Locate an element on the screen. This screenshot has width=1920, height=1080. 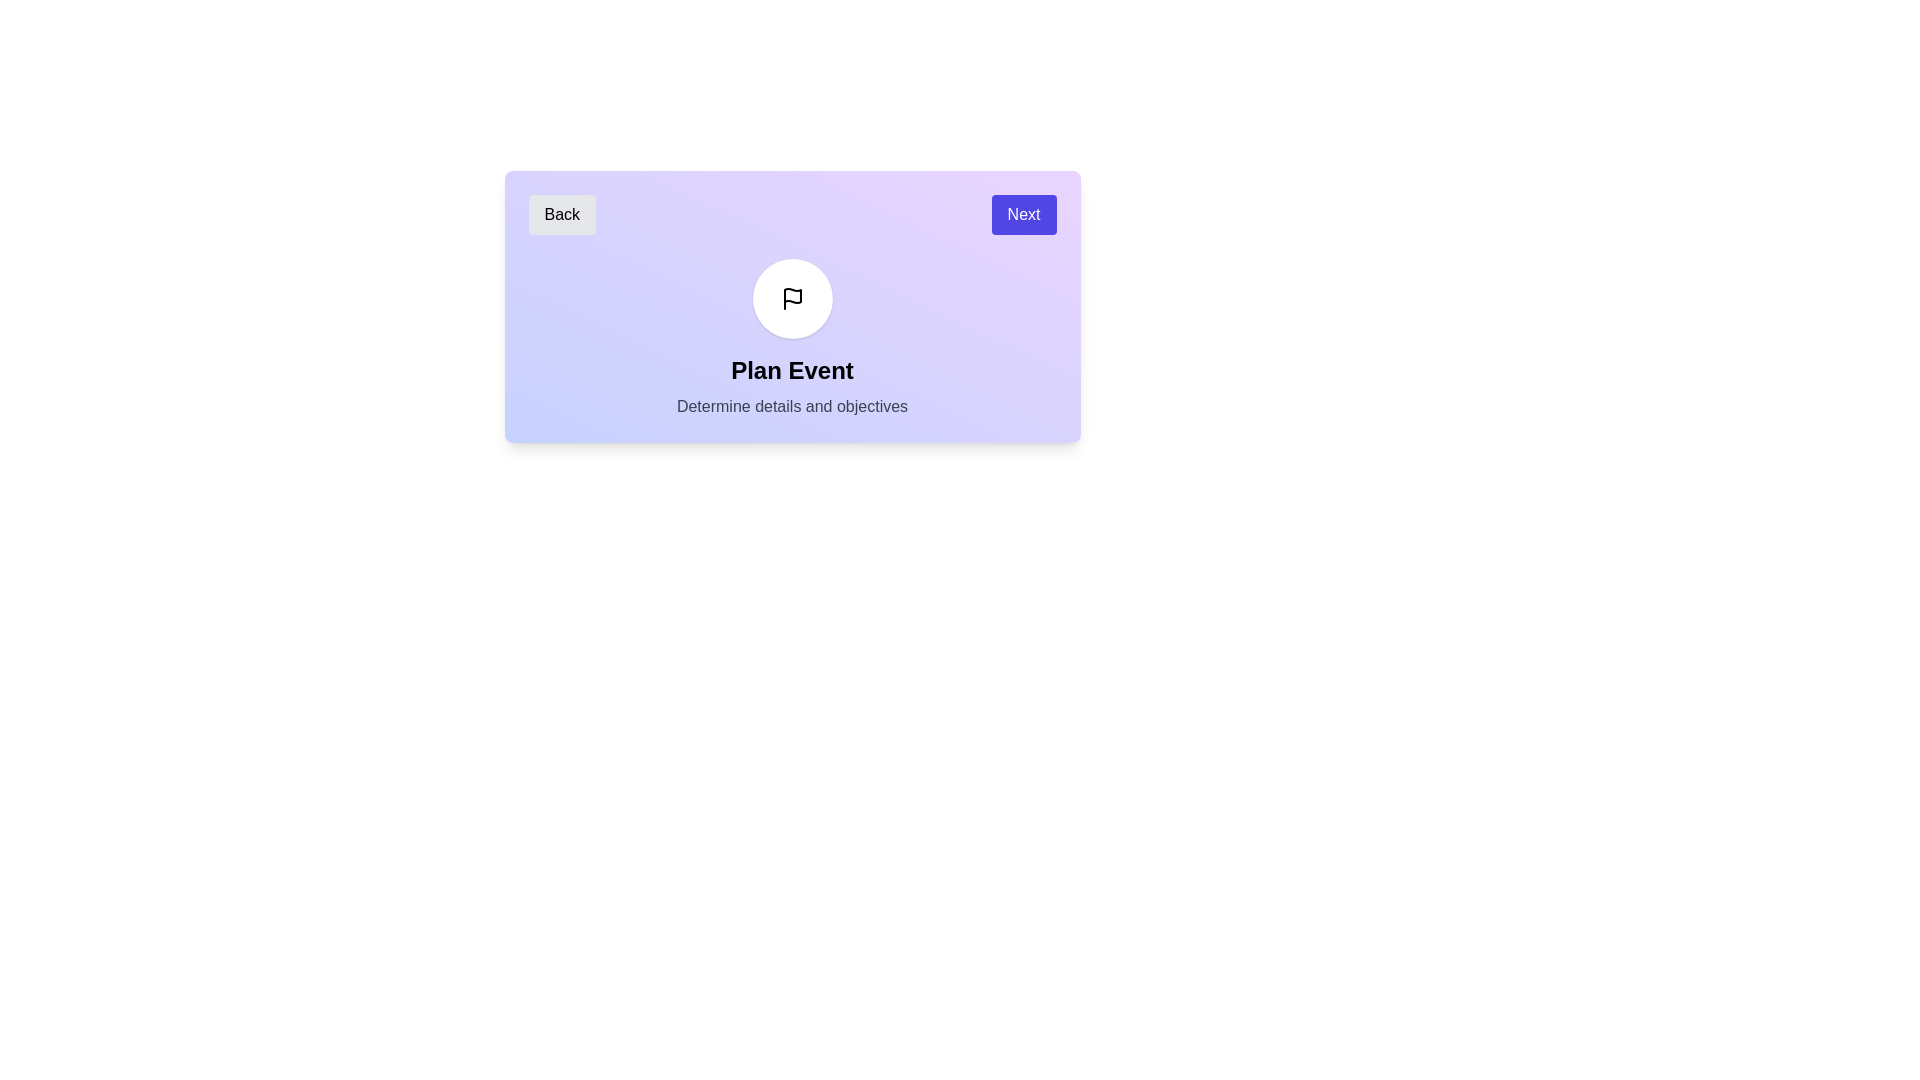
the icon to view step details is located at coordinates (791, 299).